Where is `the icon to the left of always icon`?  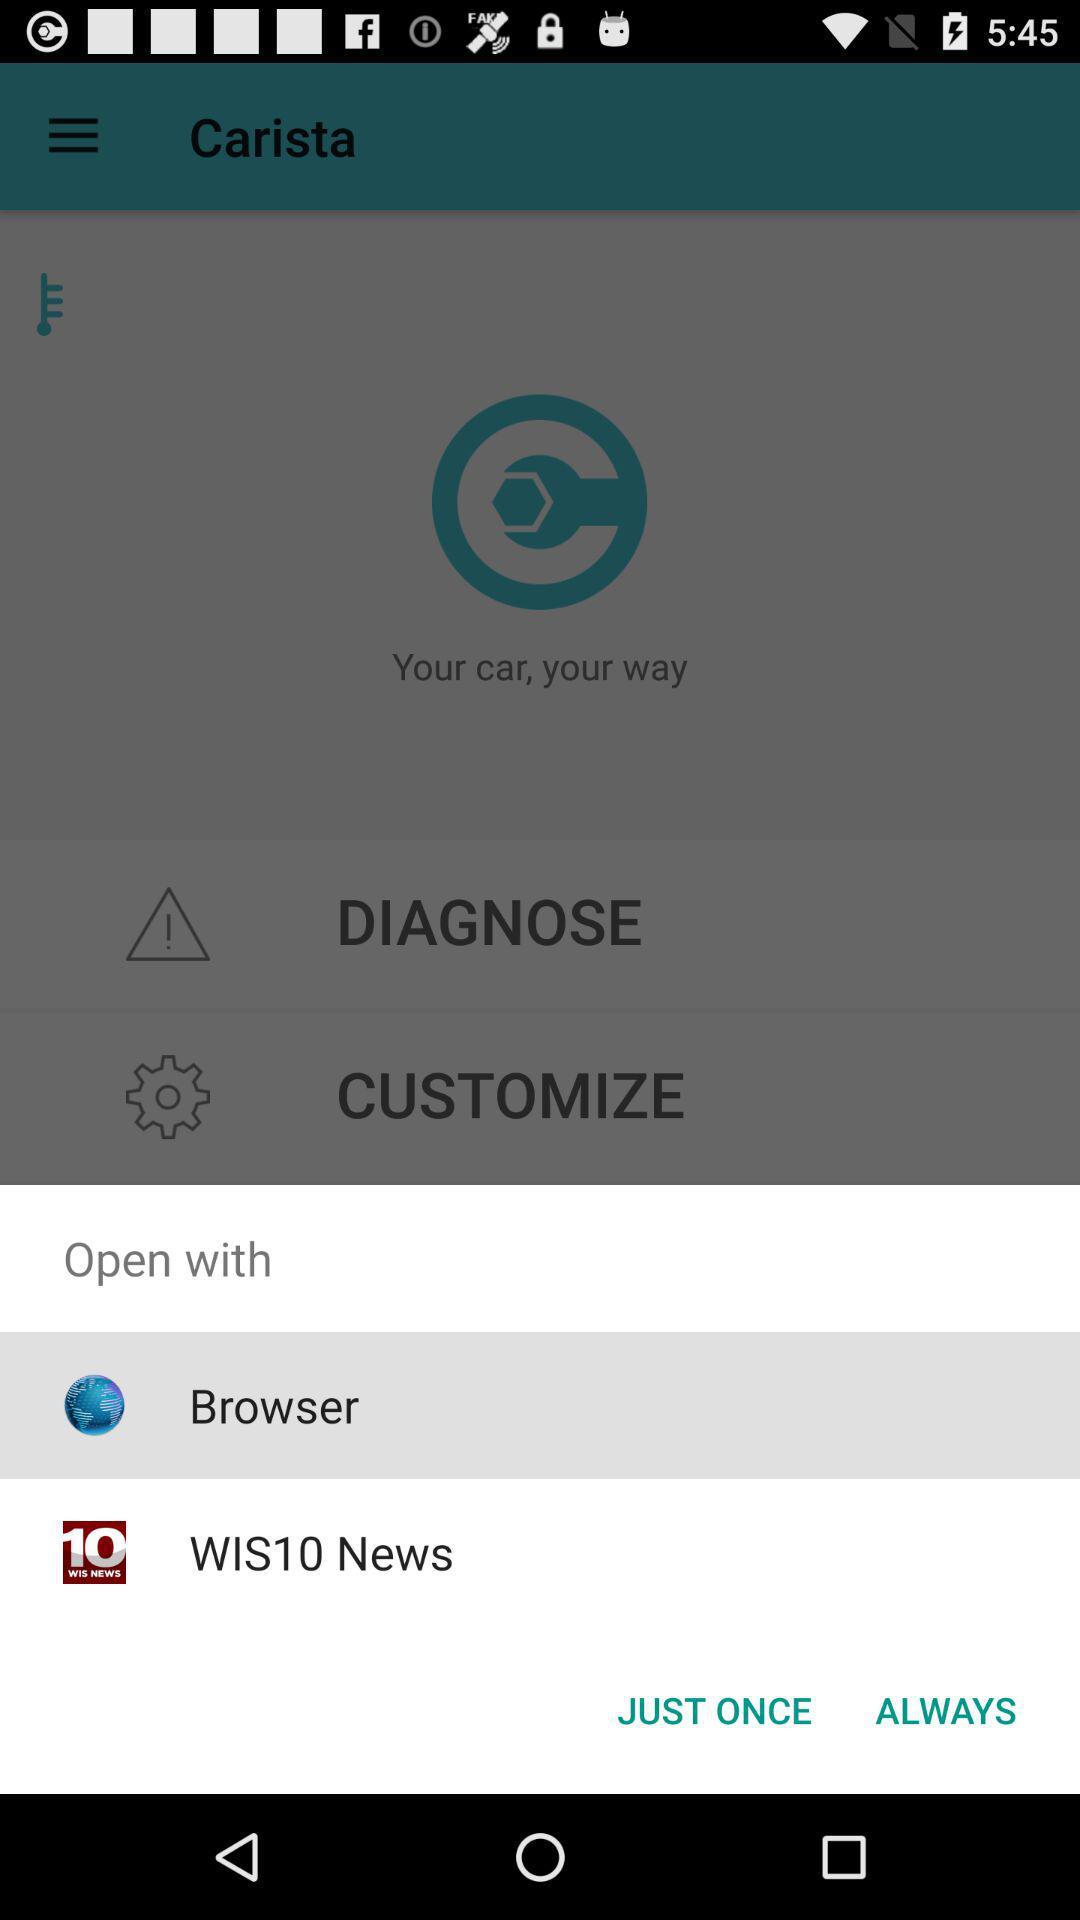
the icon to the left of always icon is located at coordinates (713, 1708).